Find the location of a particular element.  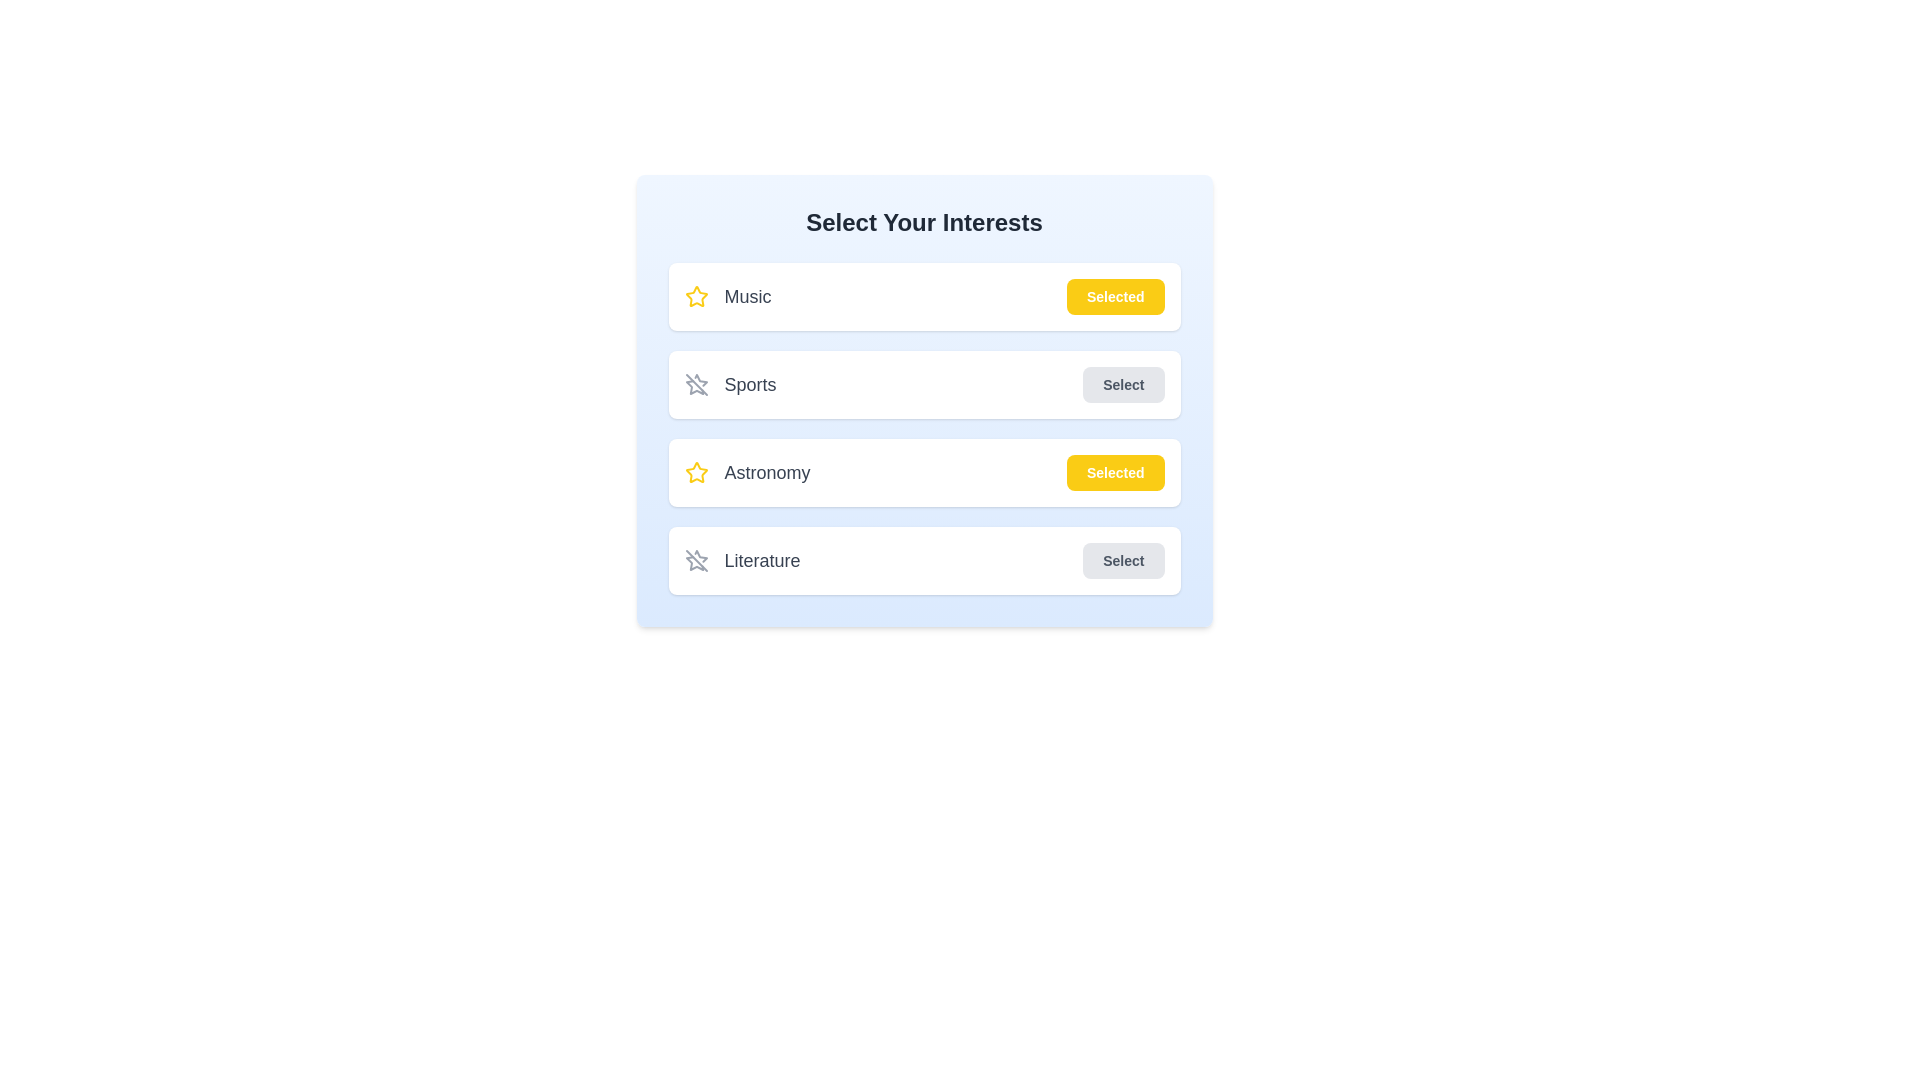

the interest Astronomy is located at coordinates (1114, 473).